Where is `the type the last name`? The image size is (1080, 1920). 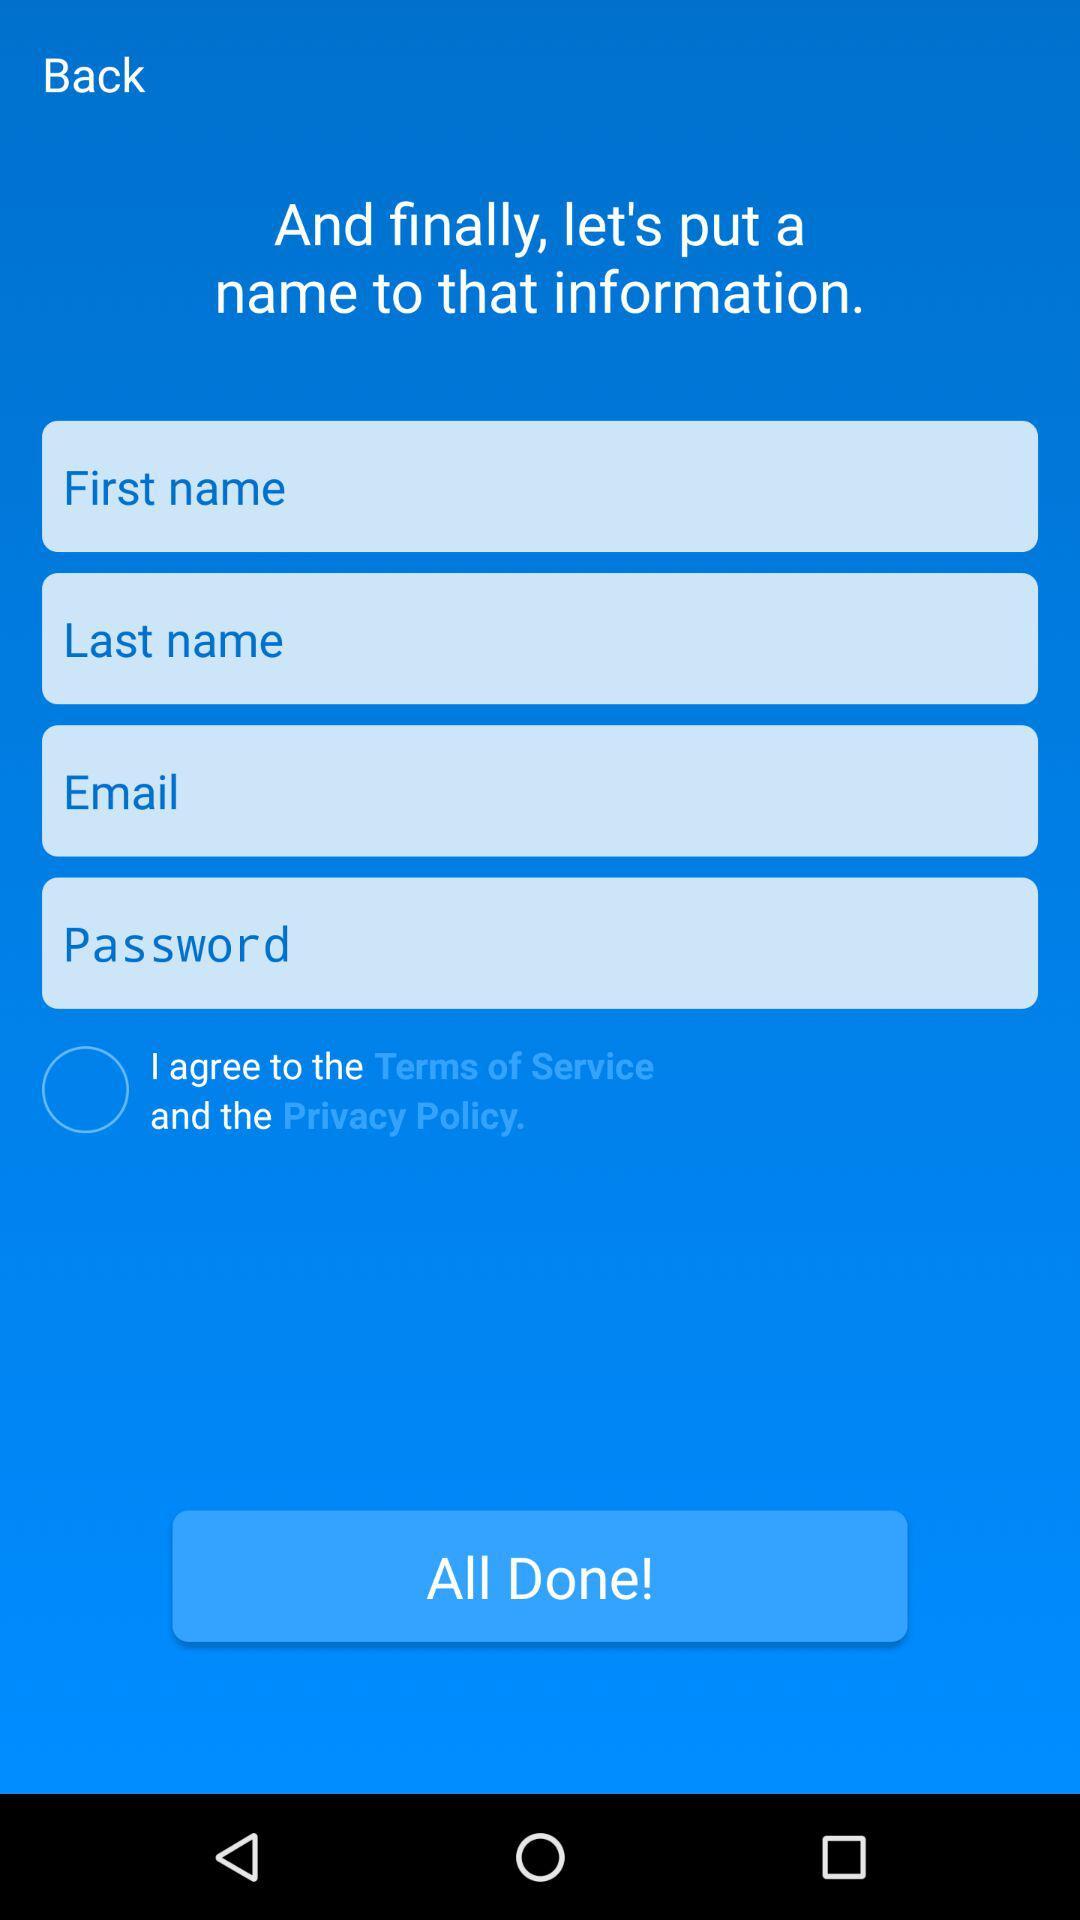 the type the last name is located at coordinates (540, 637).